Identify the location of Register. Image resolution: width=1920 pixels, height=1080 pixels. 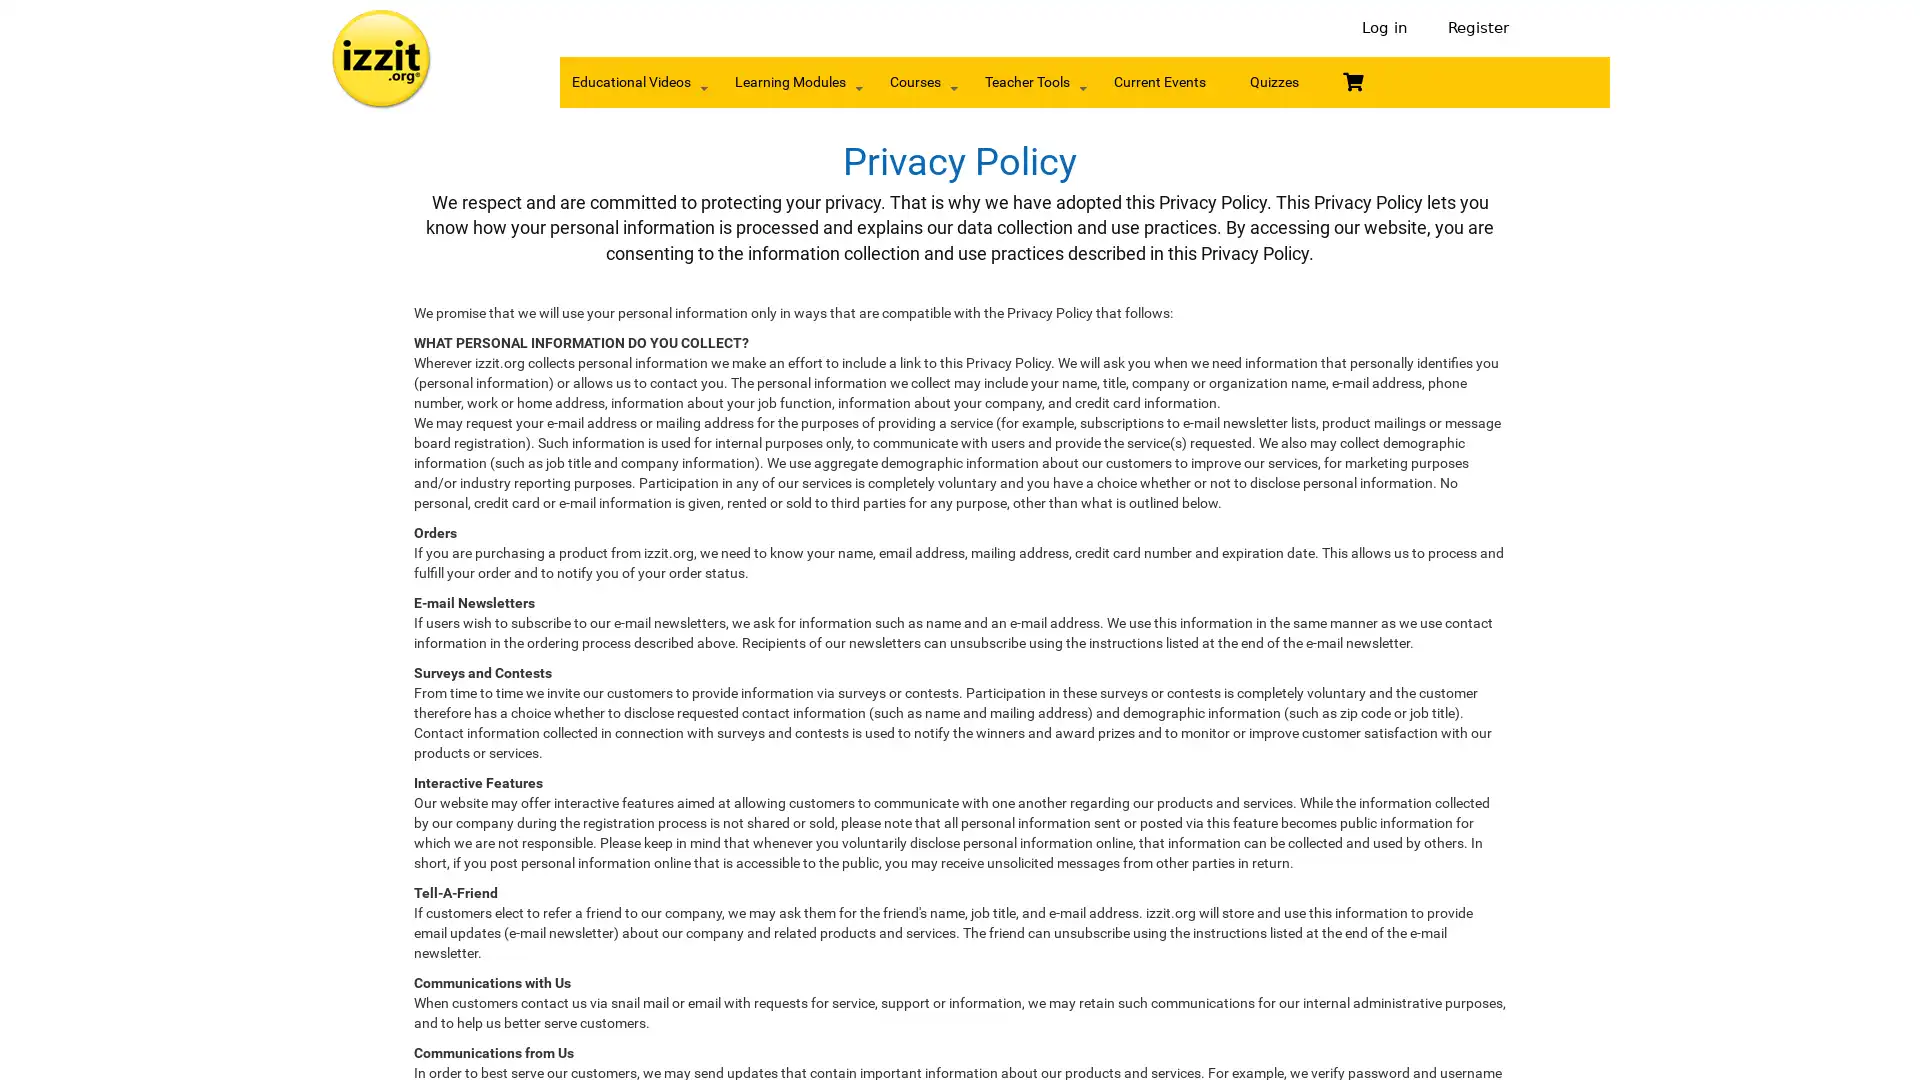
(1473, 28).